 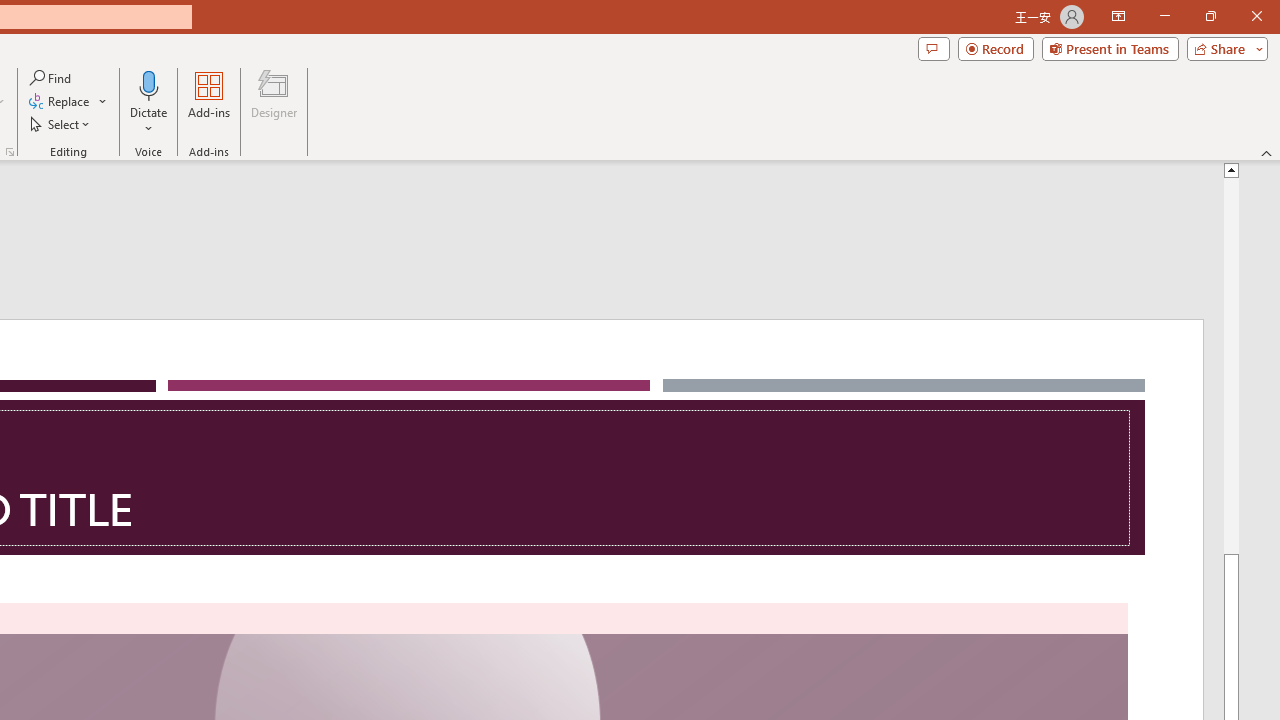 What do you see at coordinates (69, 101) in the screenshot?
I see `'Replace...'` at bounding box center [69, 101].